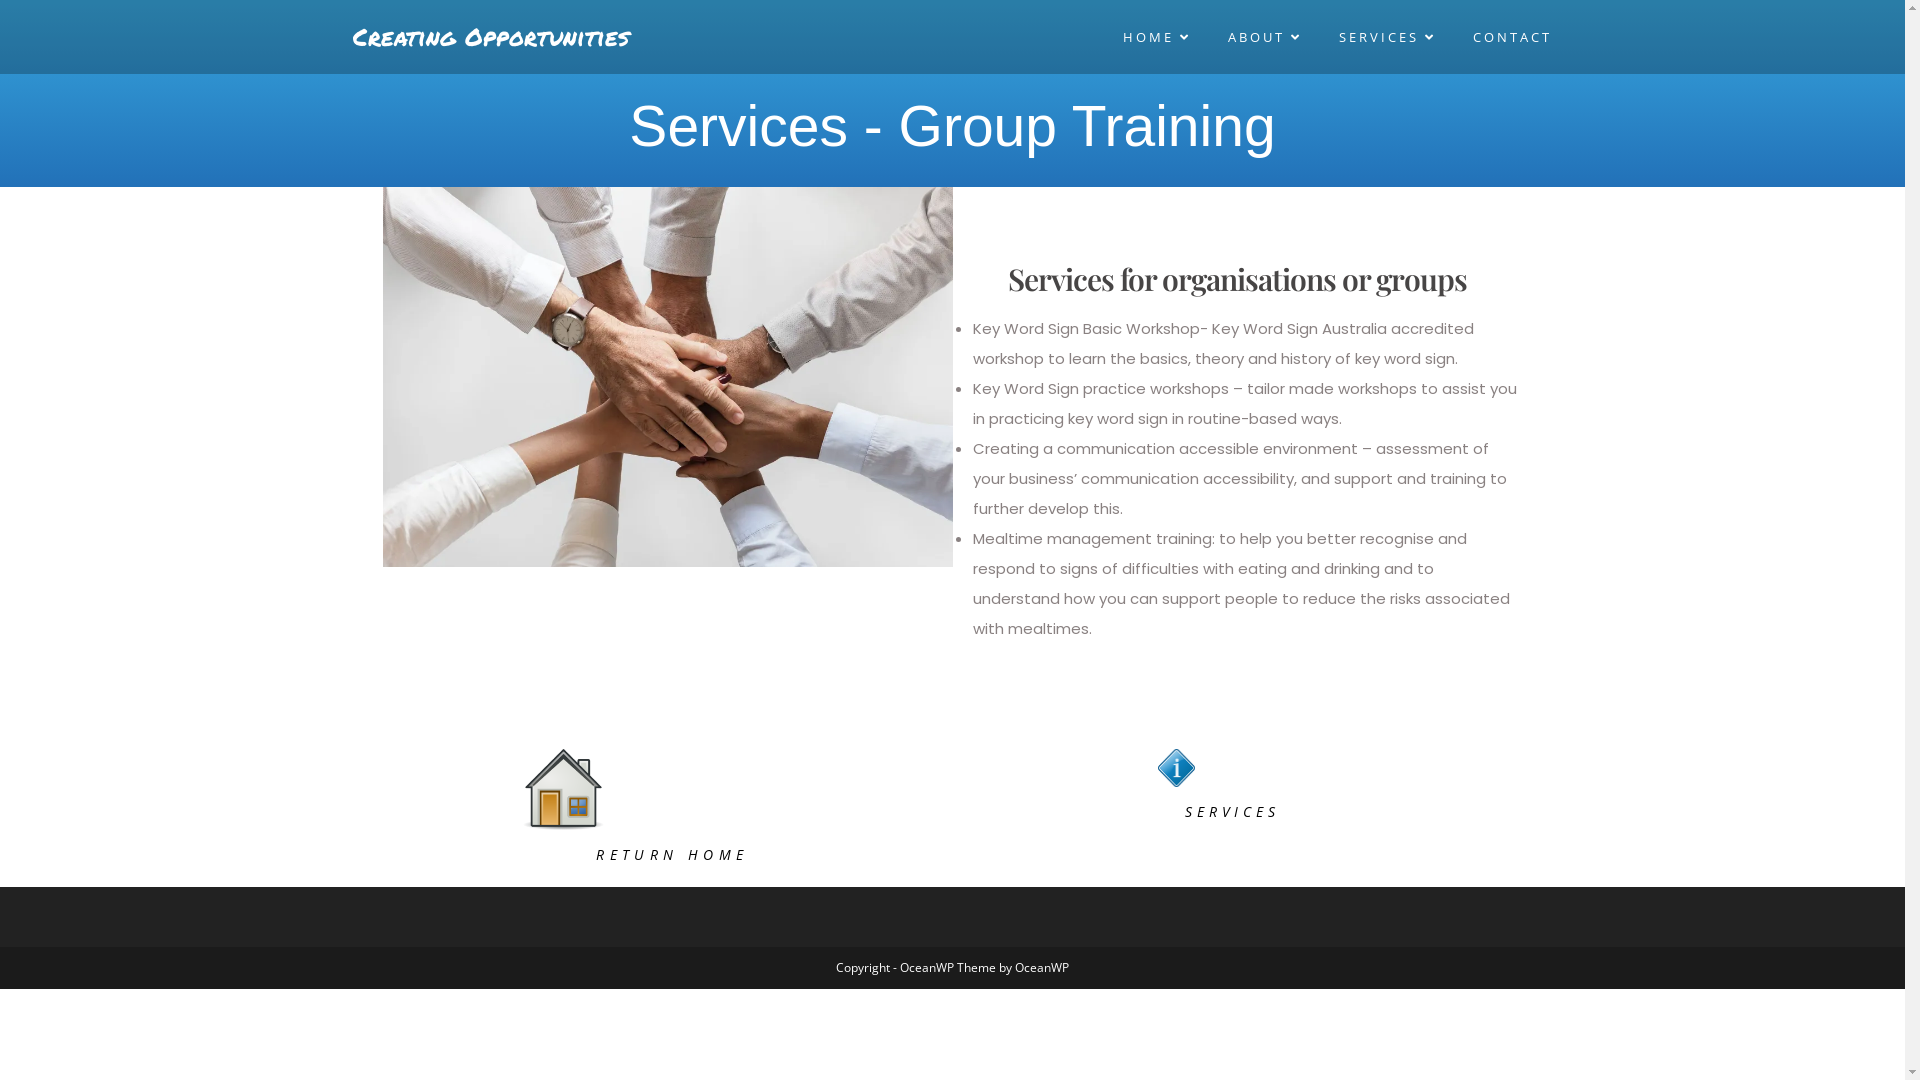 The image size is (1920, 1080). What do you see at coordinates (489, 36) in the screenshot?
I see `'Creating Opportunities'` at bounding box center [489, 36].